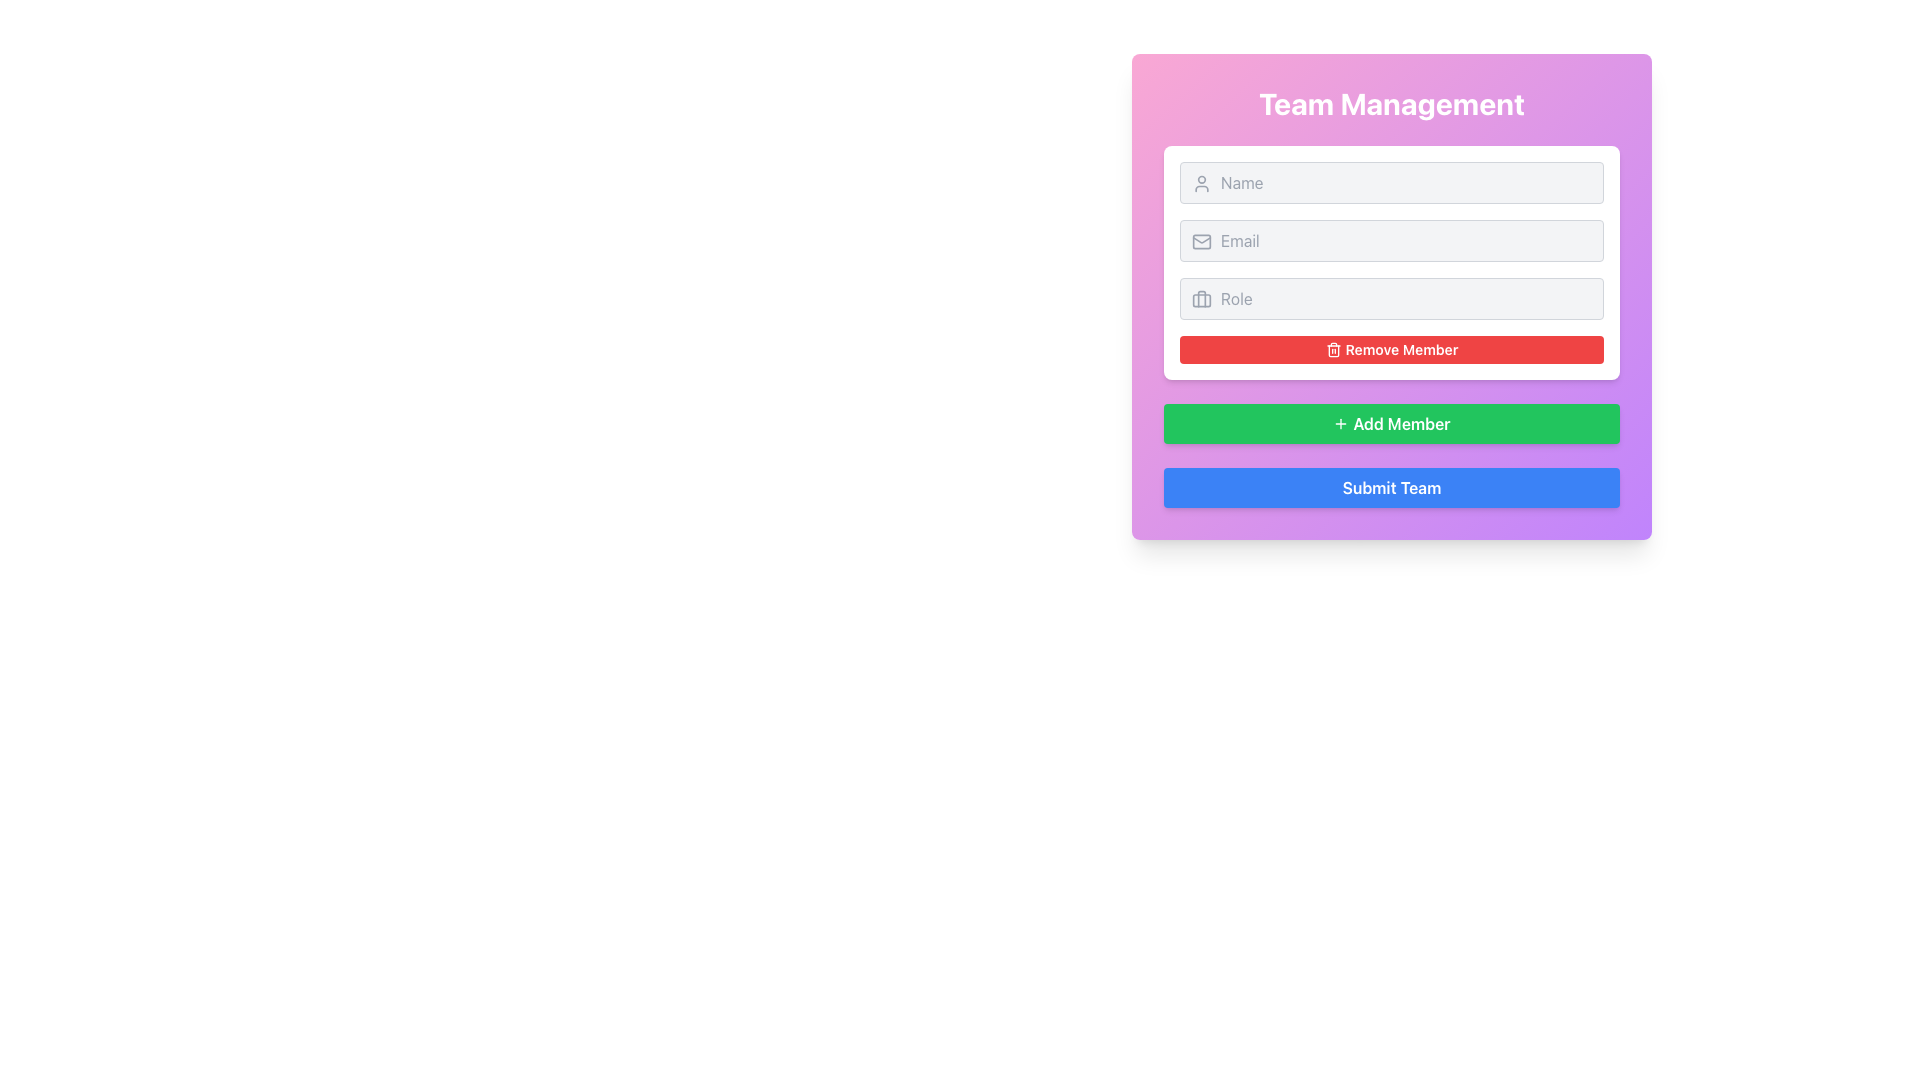 The image size is (1920, 1080). Describe the element at coordinates (1200, 184) in the screenshot. I see `the 'Name' input indicator icon located at the top-left corner of the input field to visually indicate the expected input type` at that location.